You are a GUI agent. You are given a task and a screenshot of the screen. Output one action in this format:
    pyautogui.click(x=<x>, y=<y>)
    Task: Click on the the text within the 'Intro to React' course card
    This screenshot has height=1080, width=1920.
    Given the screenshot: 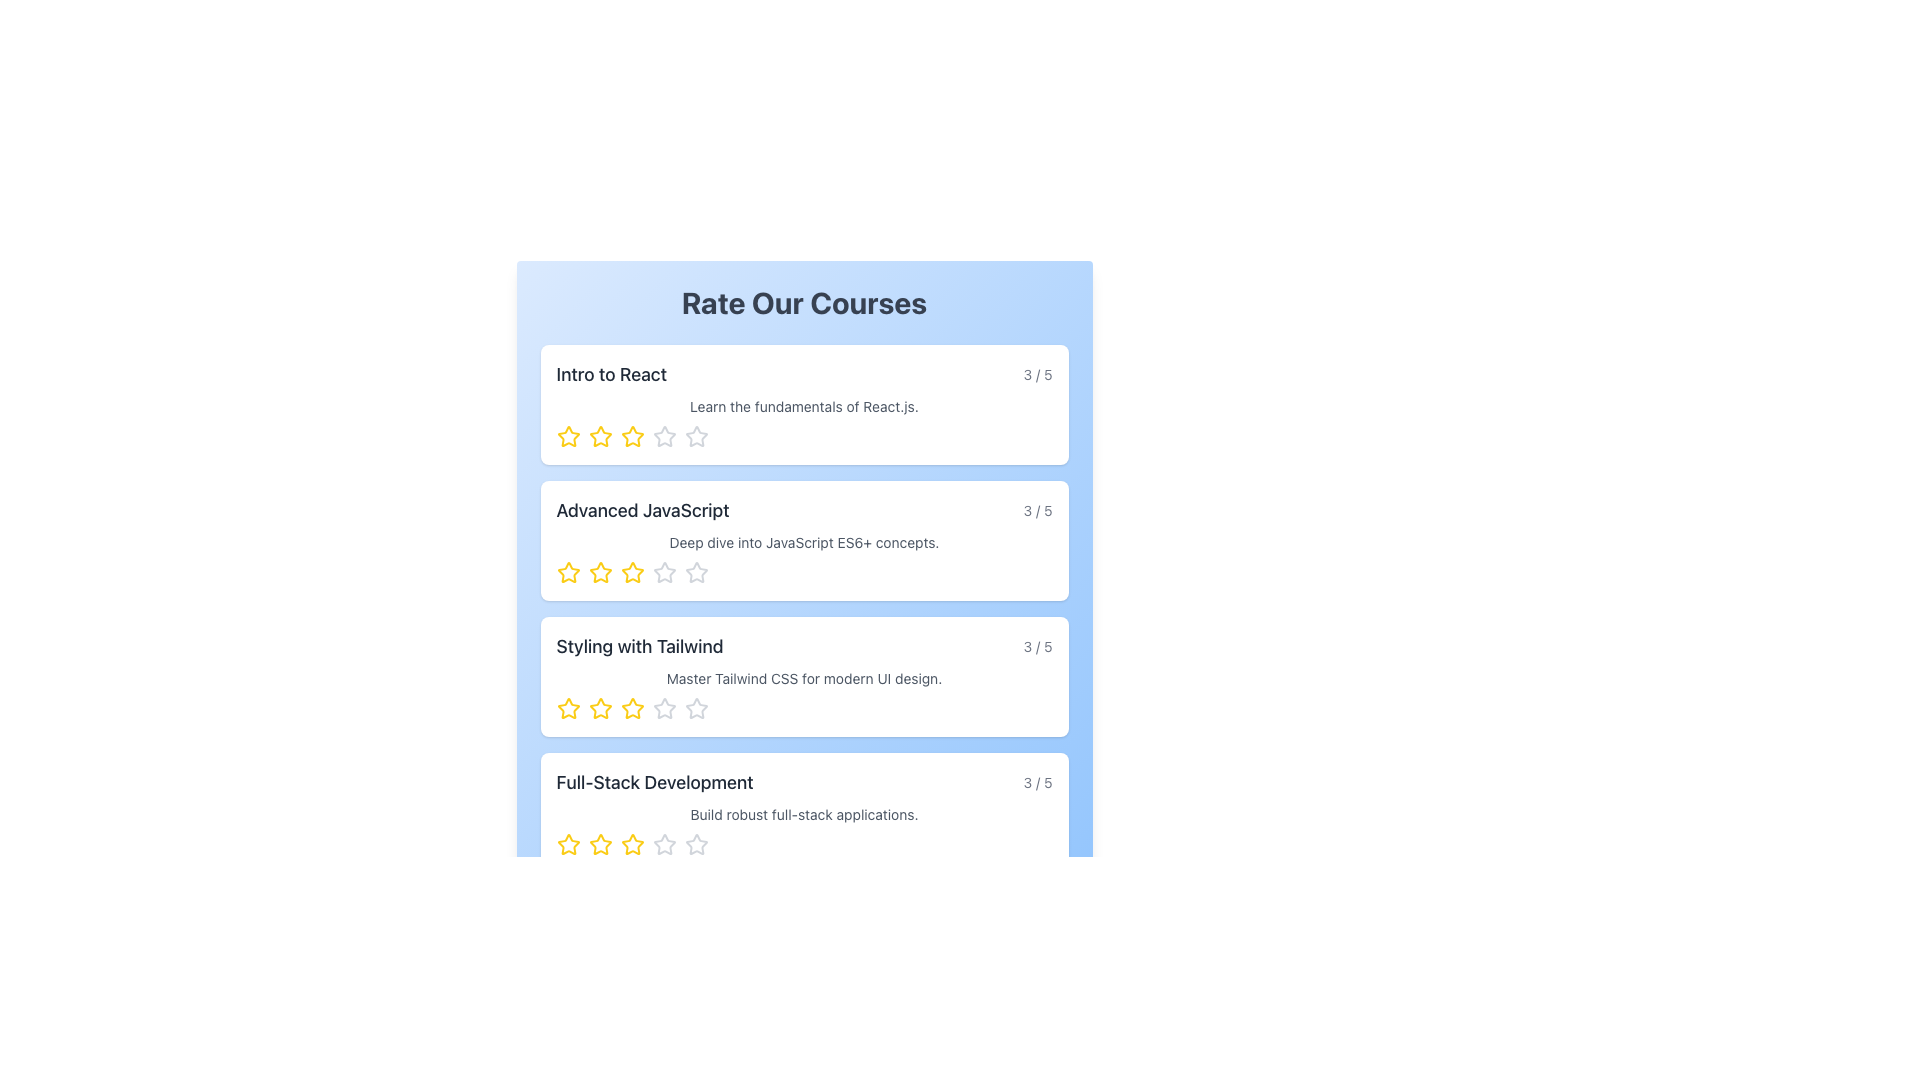 What is the action you would take?
    pyautogui.click(x=804, y=405)
    